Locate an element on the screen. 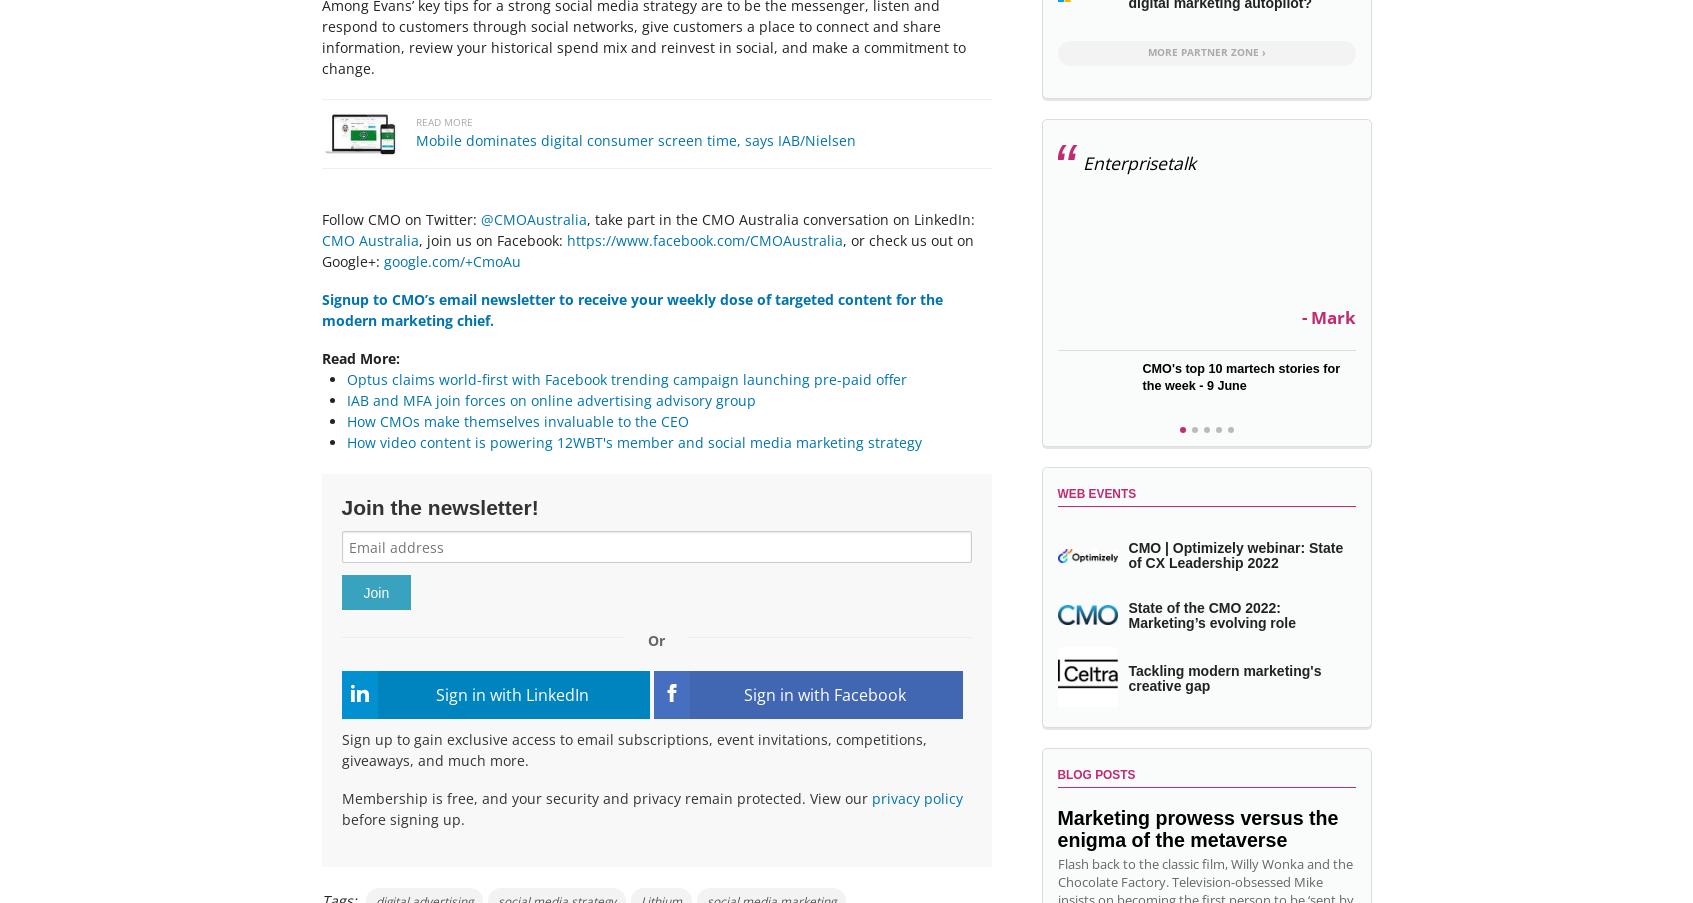 The height and width of the screenshot is (903, 1693). 'google.com/+CmoAu' is located at coordinates (450, 259).